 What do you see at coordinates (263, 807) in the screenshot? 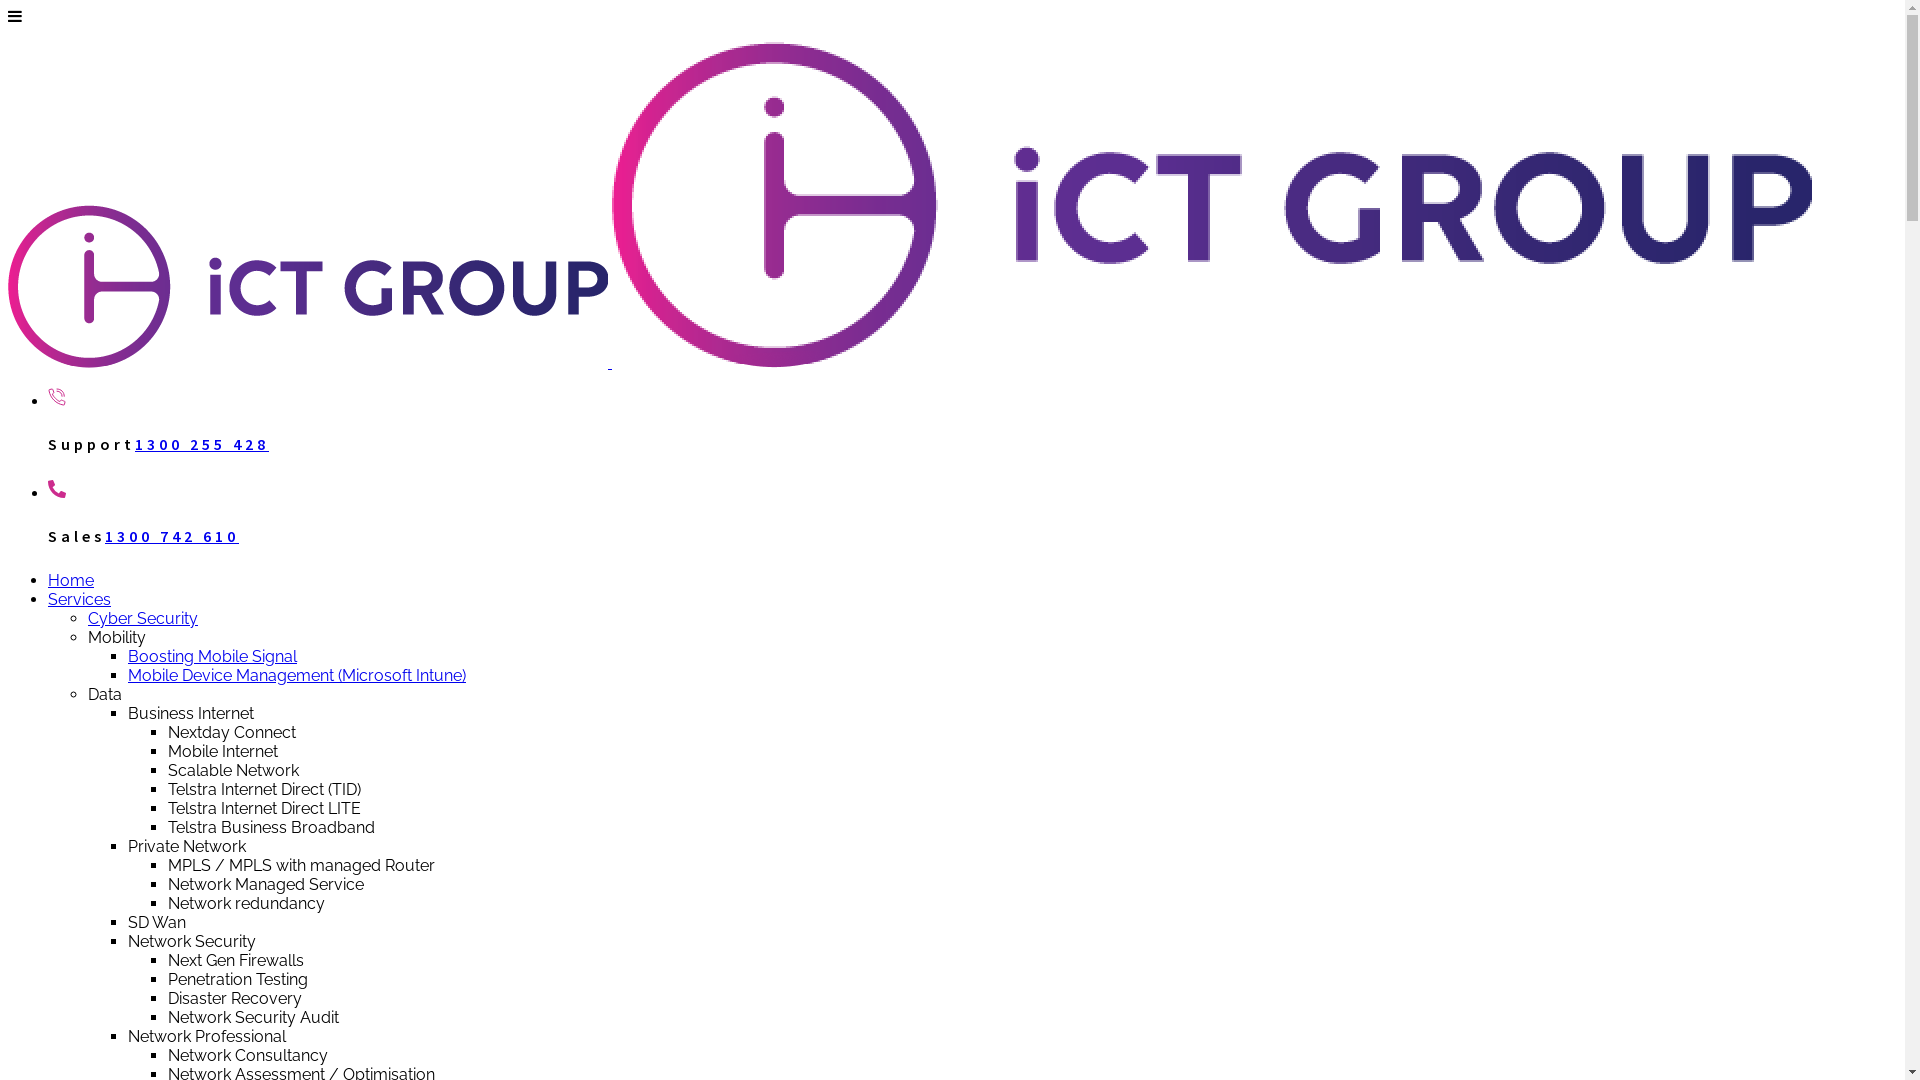
I see `'Telstra Internet Direct LITE'` at bounding box center [263, 807].